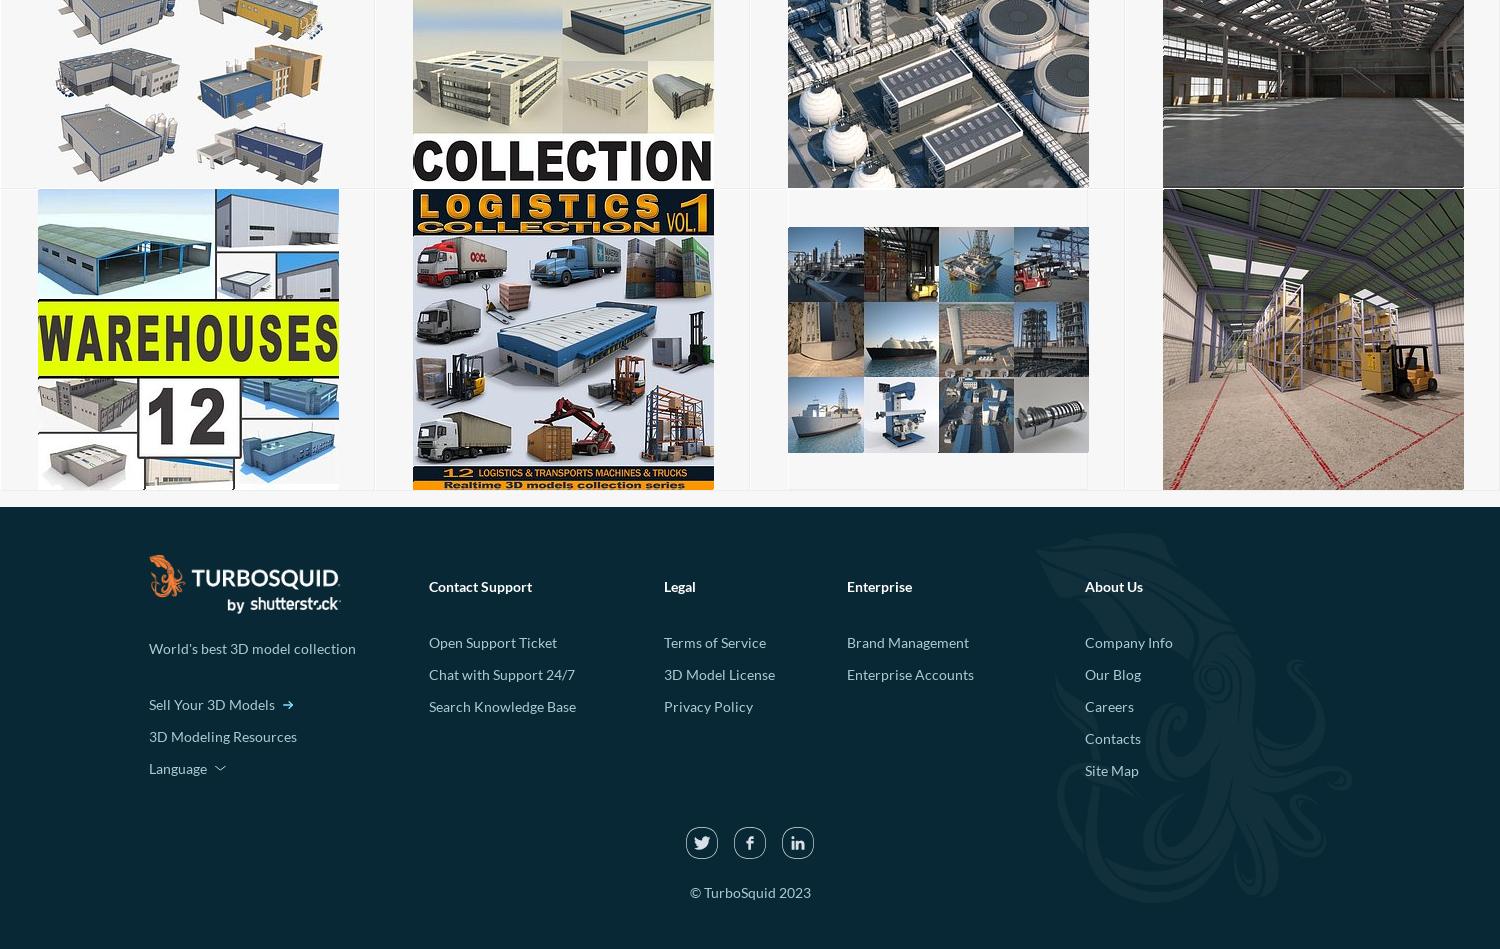  I want to click on 'Enterprise', so click(878, 585).